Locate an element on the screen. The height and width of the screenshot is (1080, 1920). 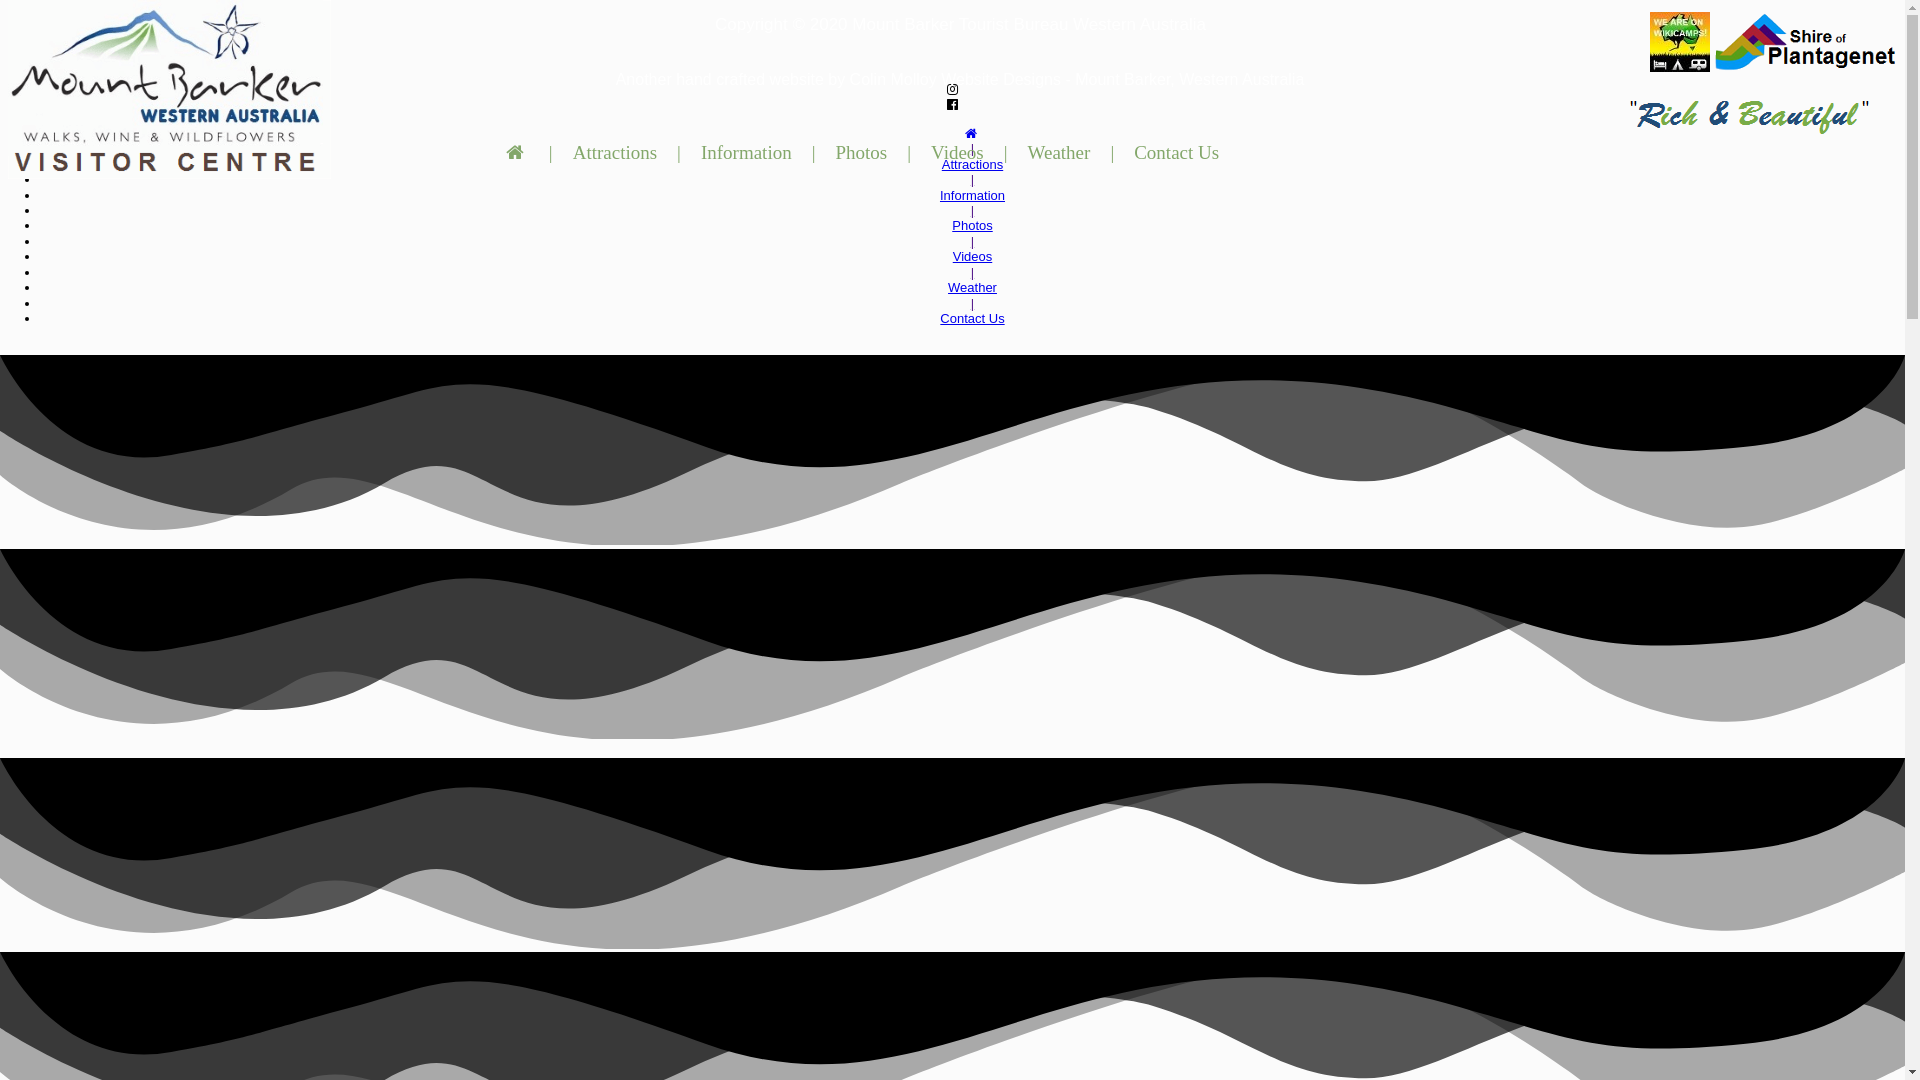
'Return to Home Page' is located at coordinates (169, 88).